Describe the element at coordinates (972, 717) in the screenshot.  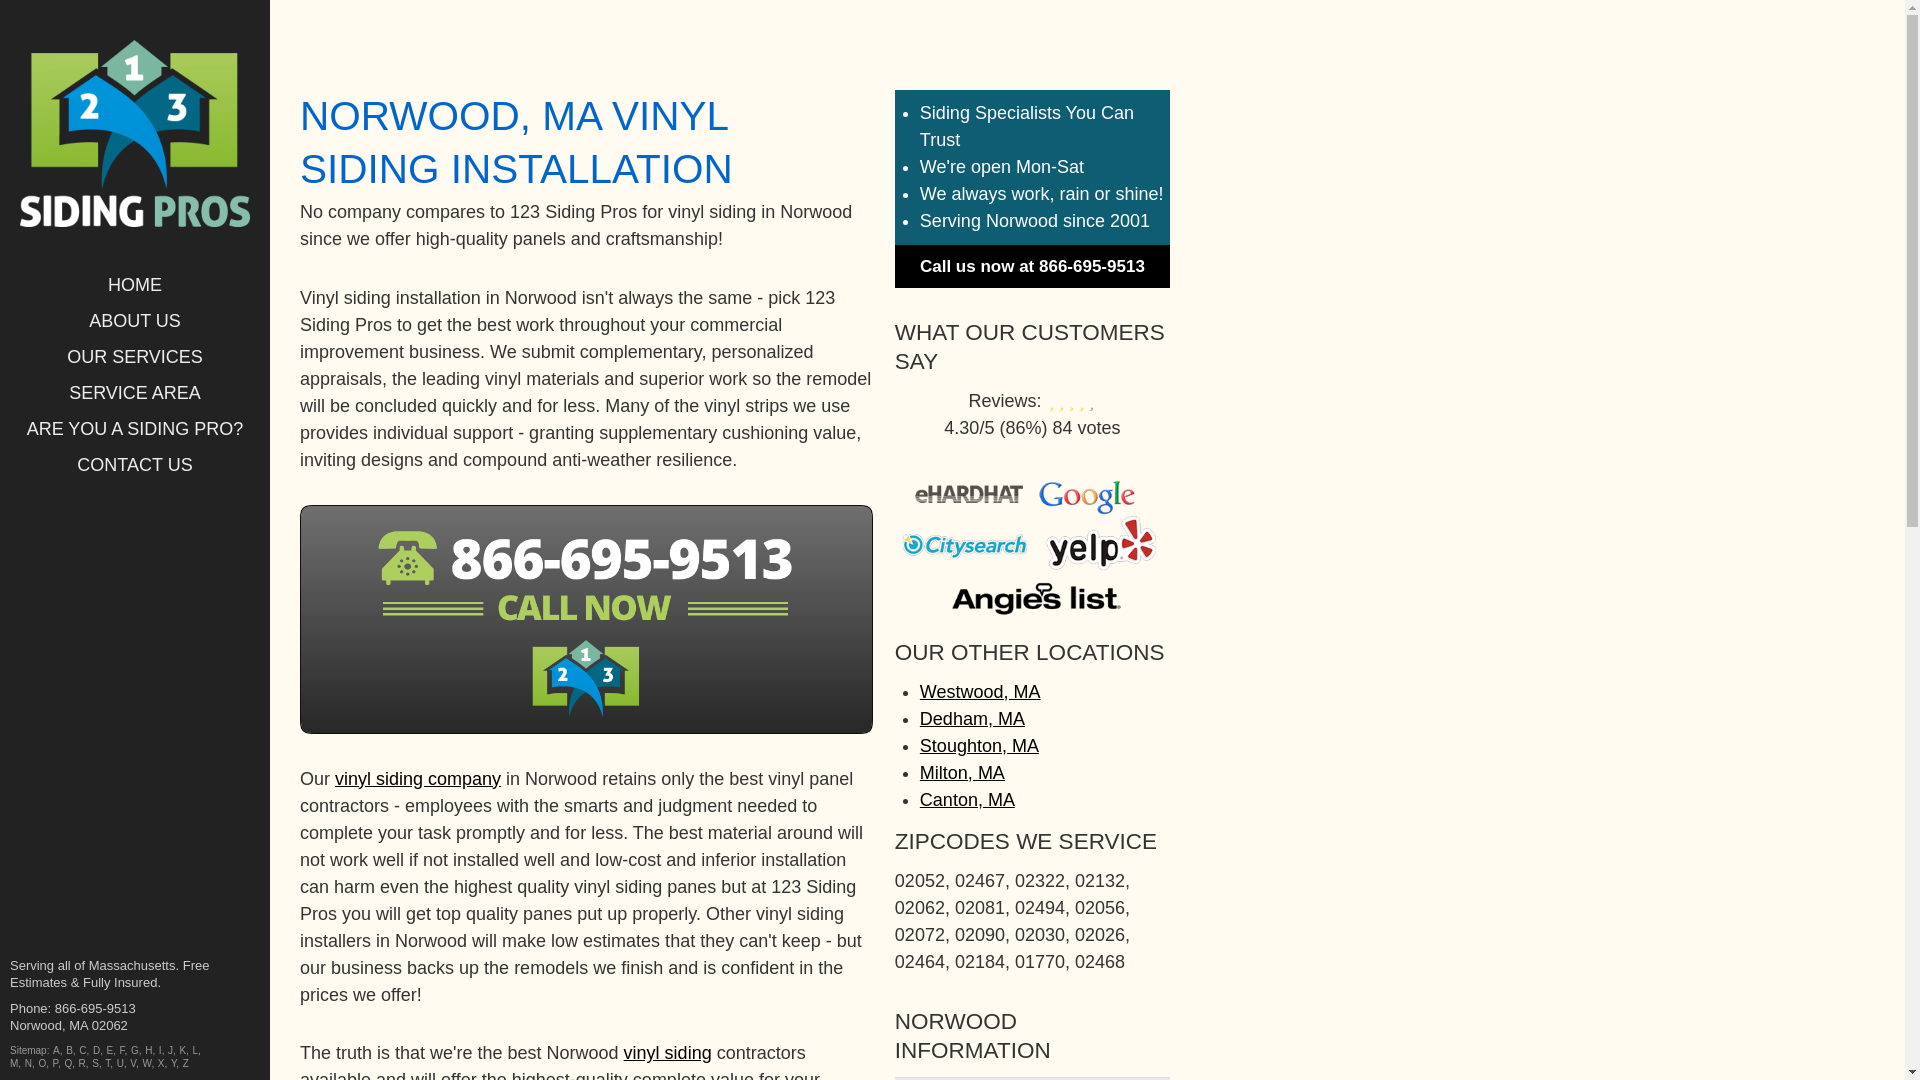
I see `'Dedham, MA'` at that location.